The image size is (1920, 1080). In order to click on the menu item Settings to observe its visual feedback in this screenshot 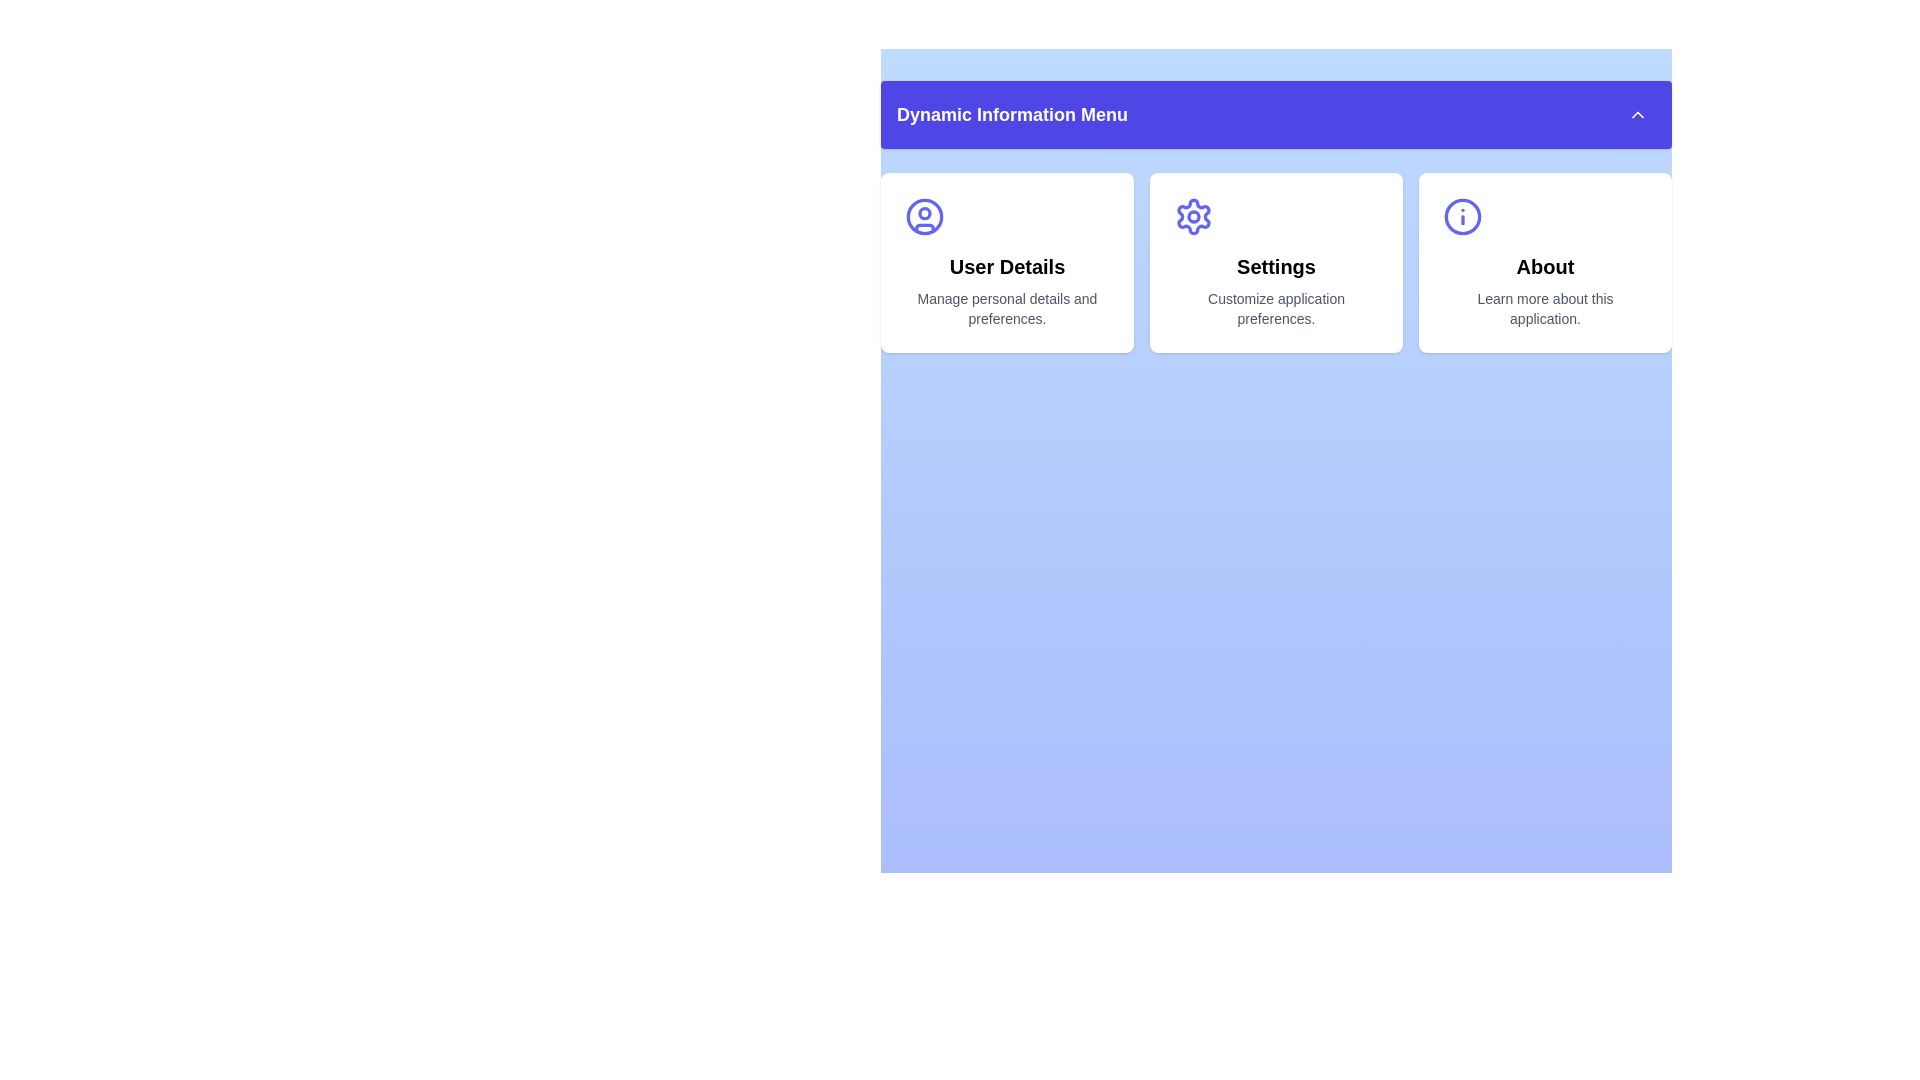, I will do `click(1275, 261)`.